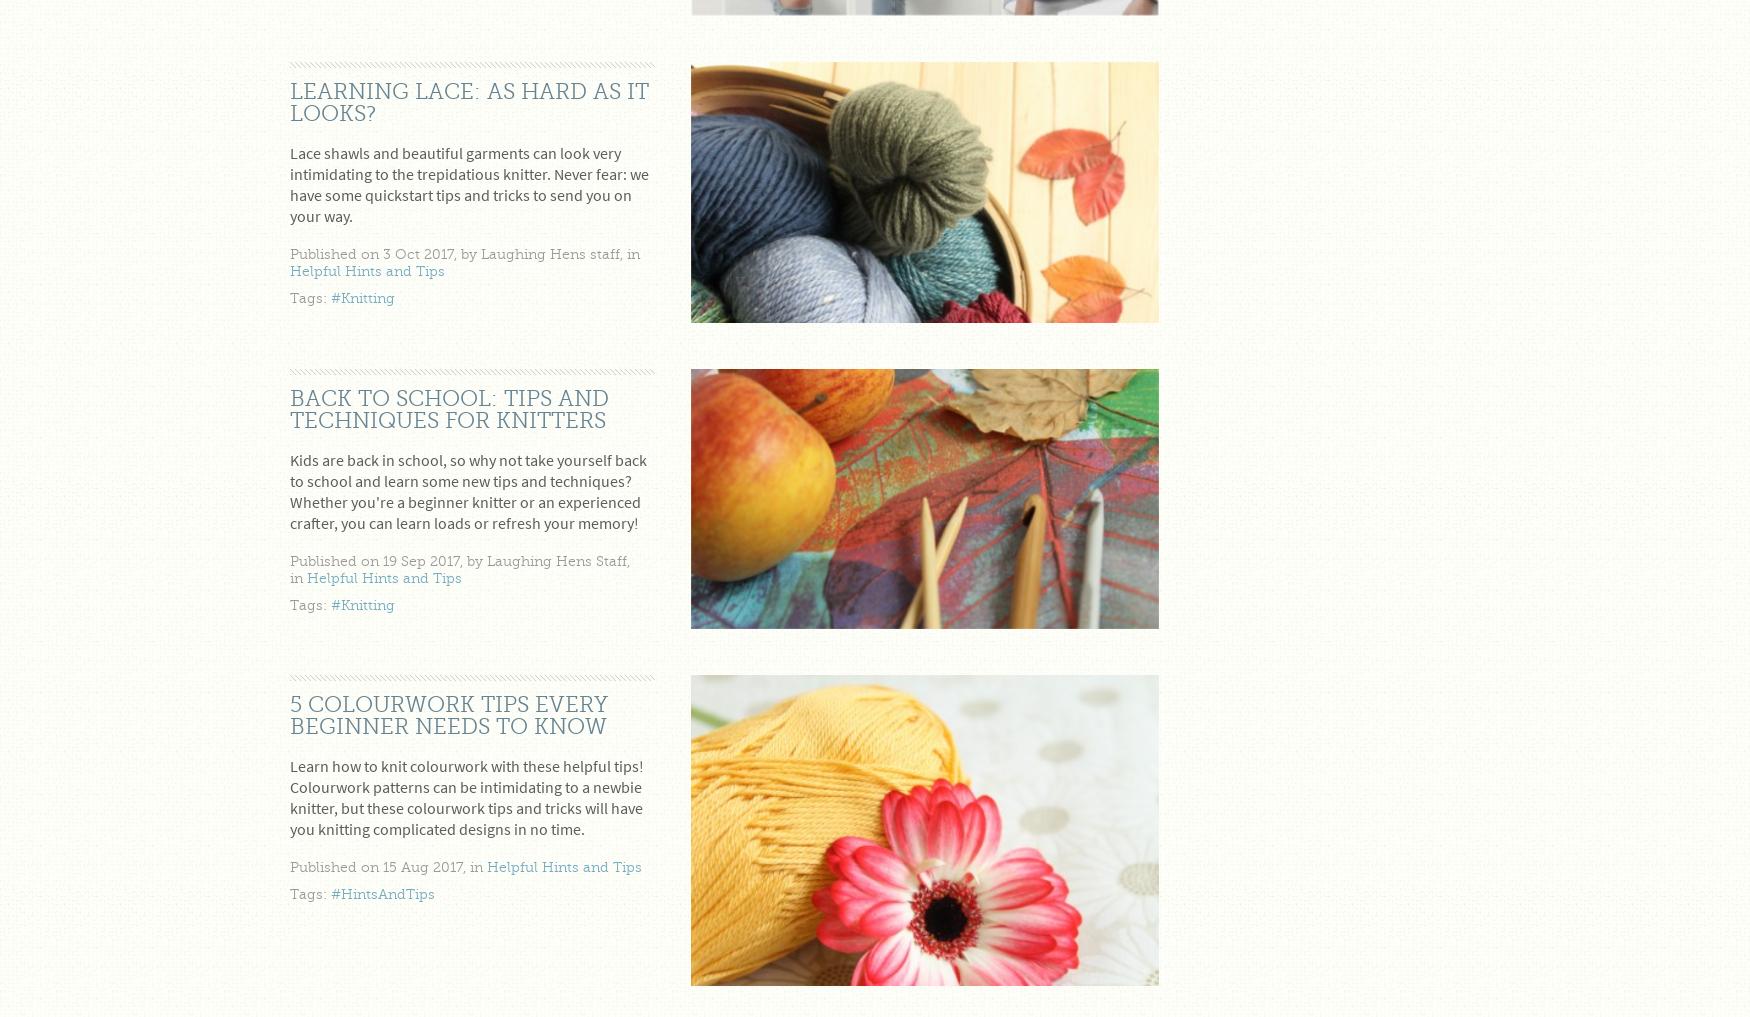  I want to click on 'Learning lace: as hard as it looks?', so click(469, 101).